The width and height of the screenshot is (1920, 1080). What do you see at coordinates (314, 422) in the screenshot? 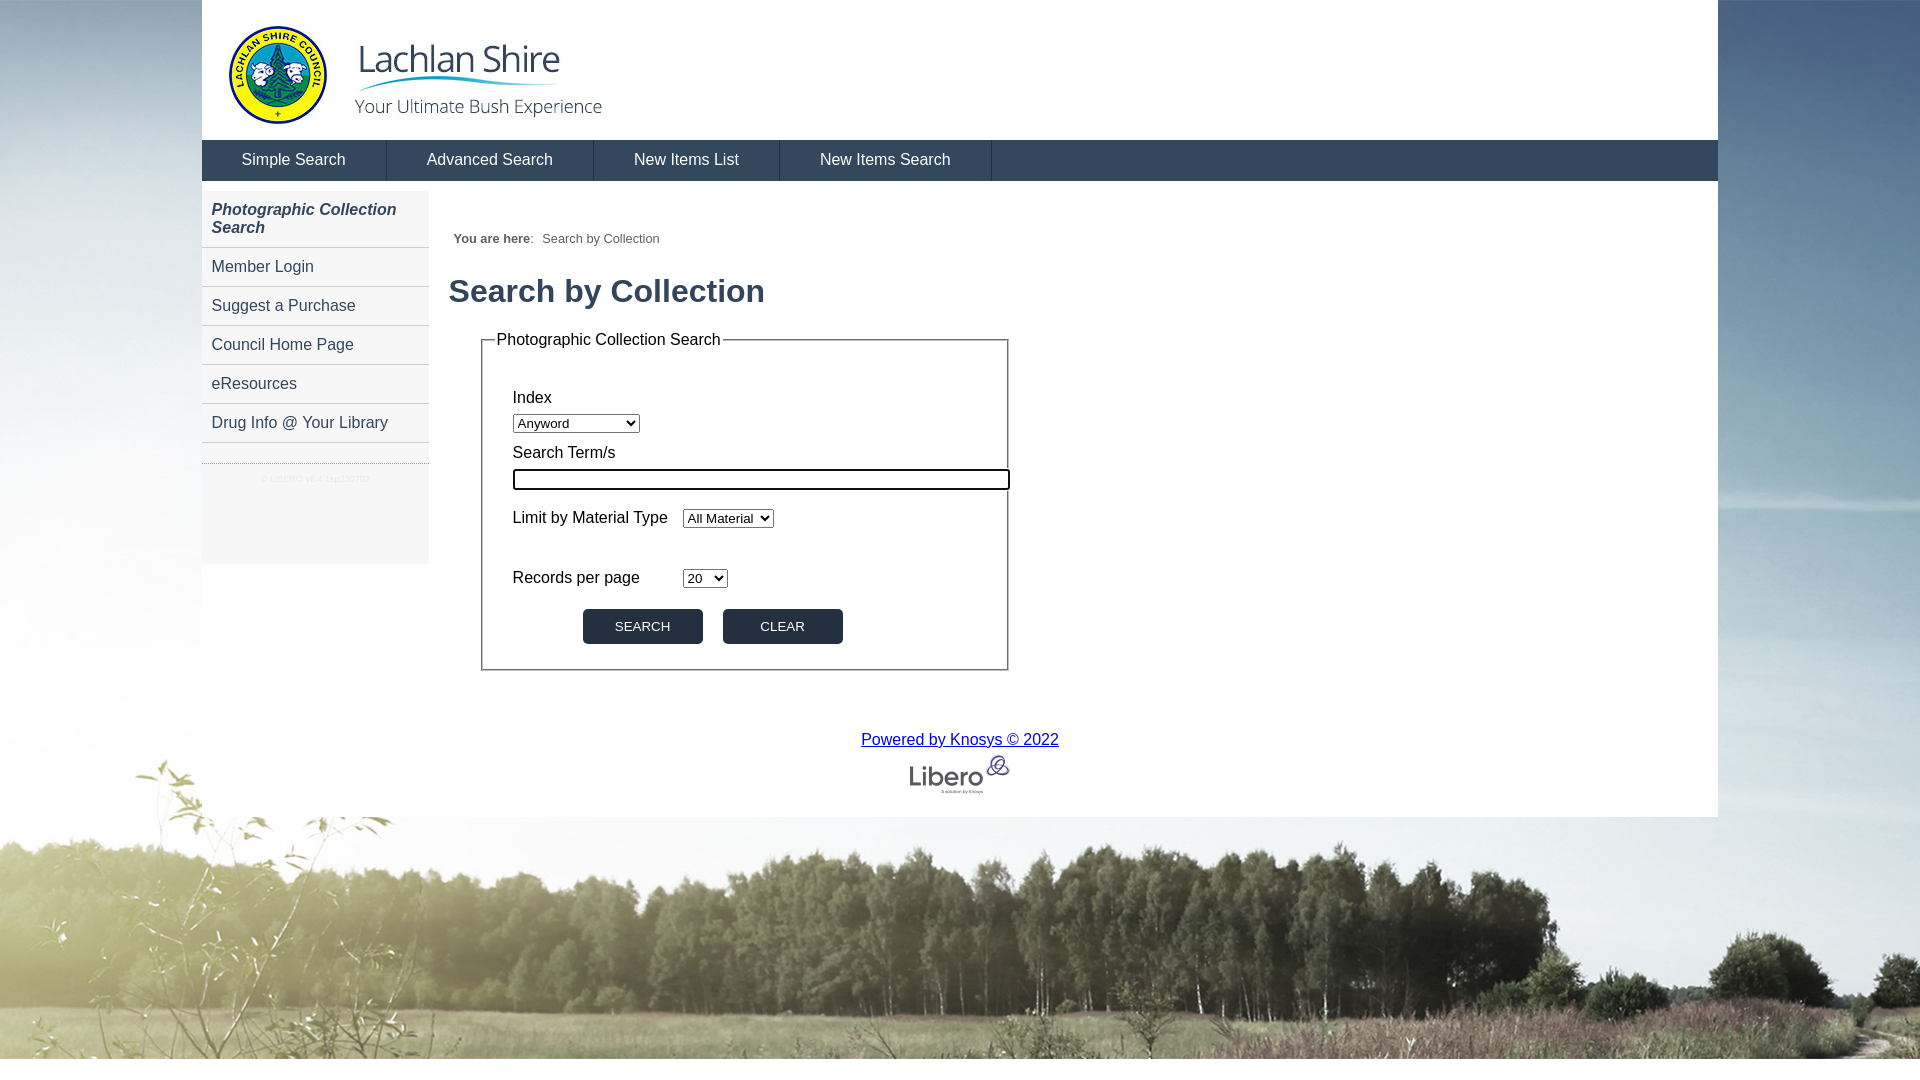
I see `'Drug Info @ Your Library'` at bounding box center [314, 422].